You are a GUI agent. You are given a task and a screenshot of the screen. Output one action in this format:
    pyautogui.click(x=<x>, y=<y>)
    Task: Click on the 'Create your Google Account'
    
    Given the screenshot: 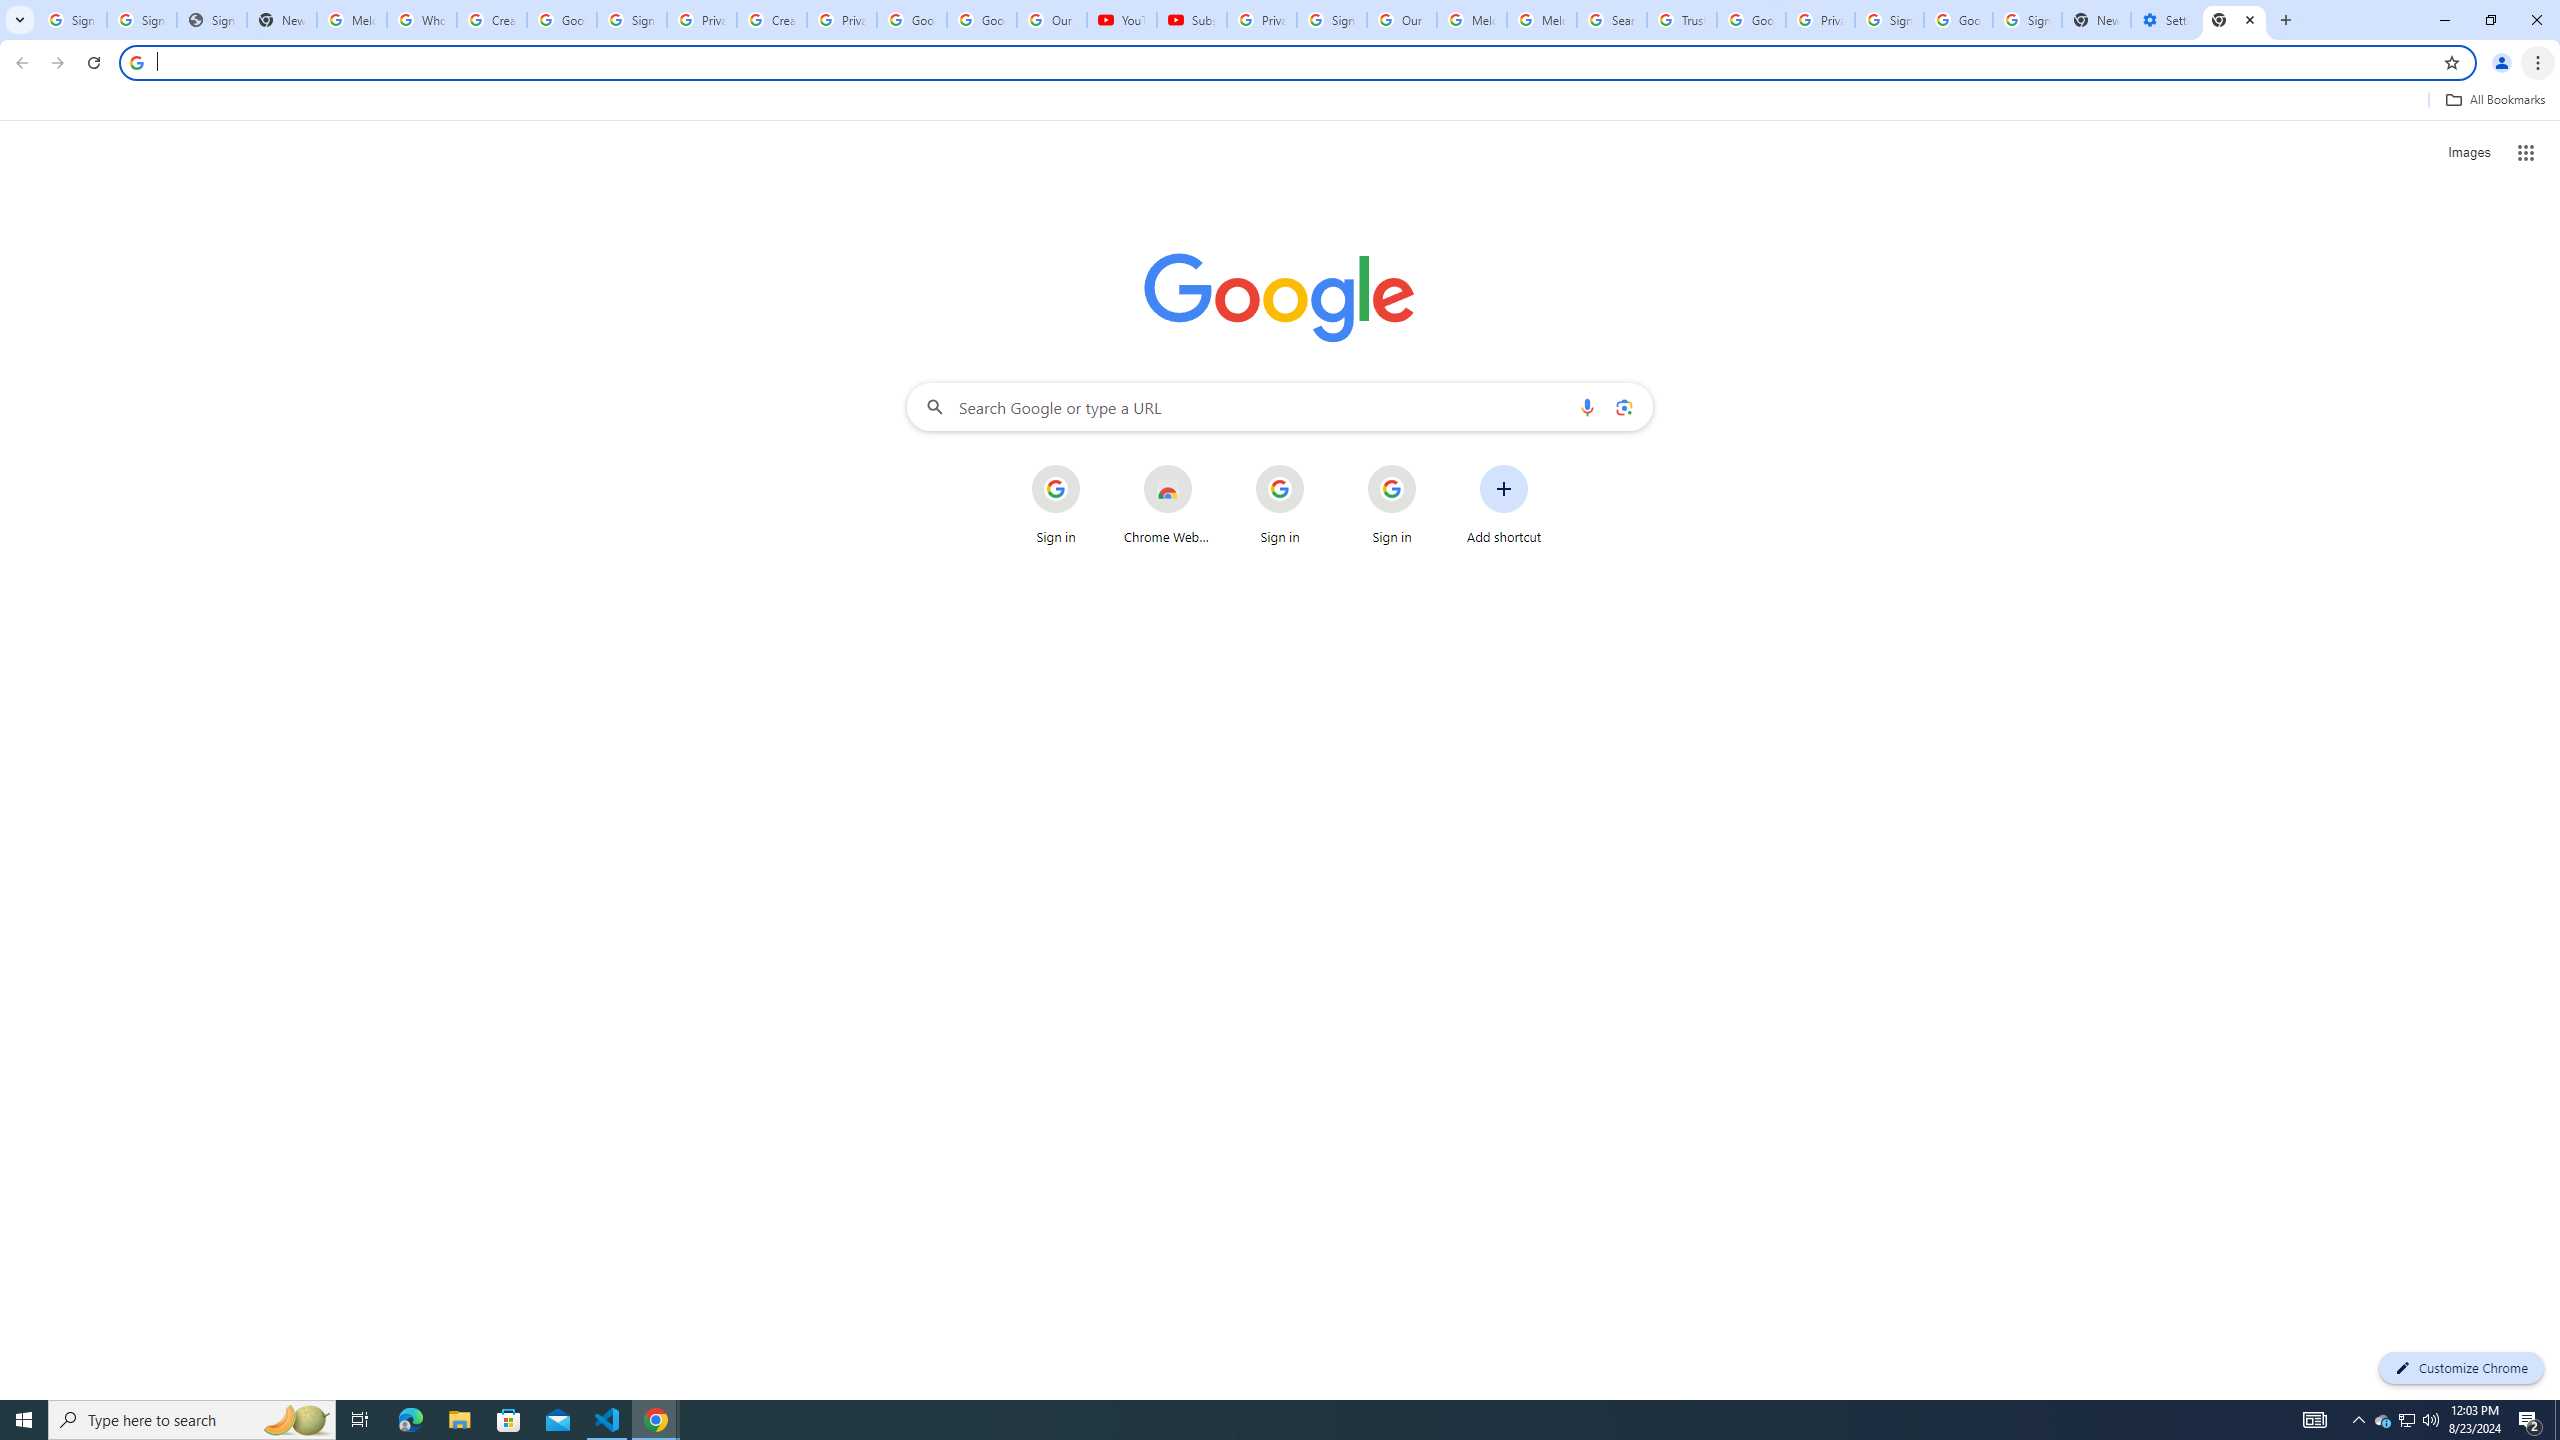 What is the action you would take?
    pyautogui.click(x=770, y=19)
    